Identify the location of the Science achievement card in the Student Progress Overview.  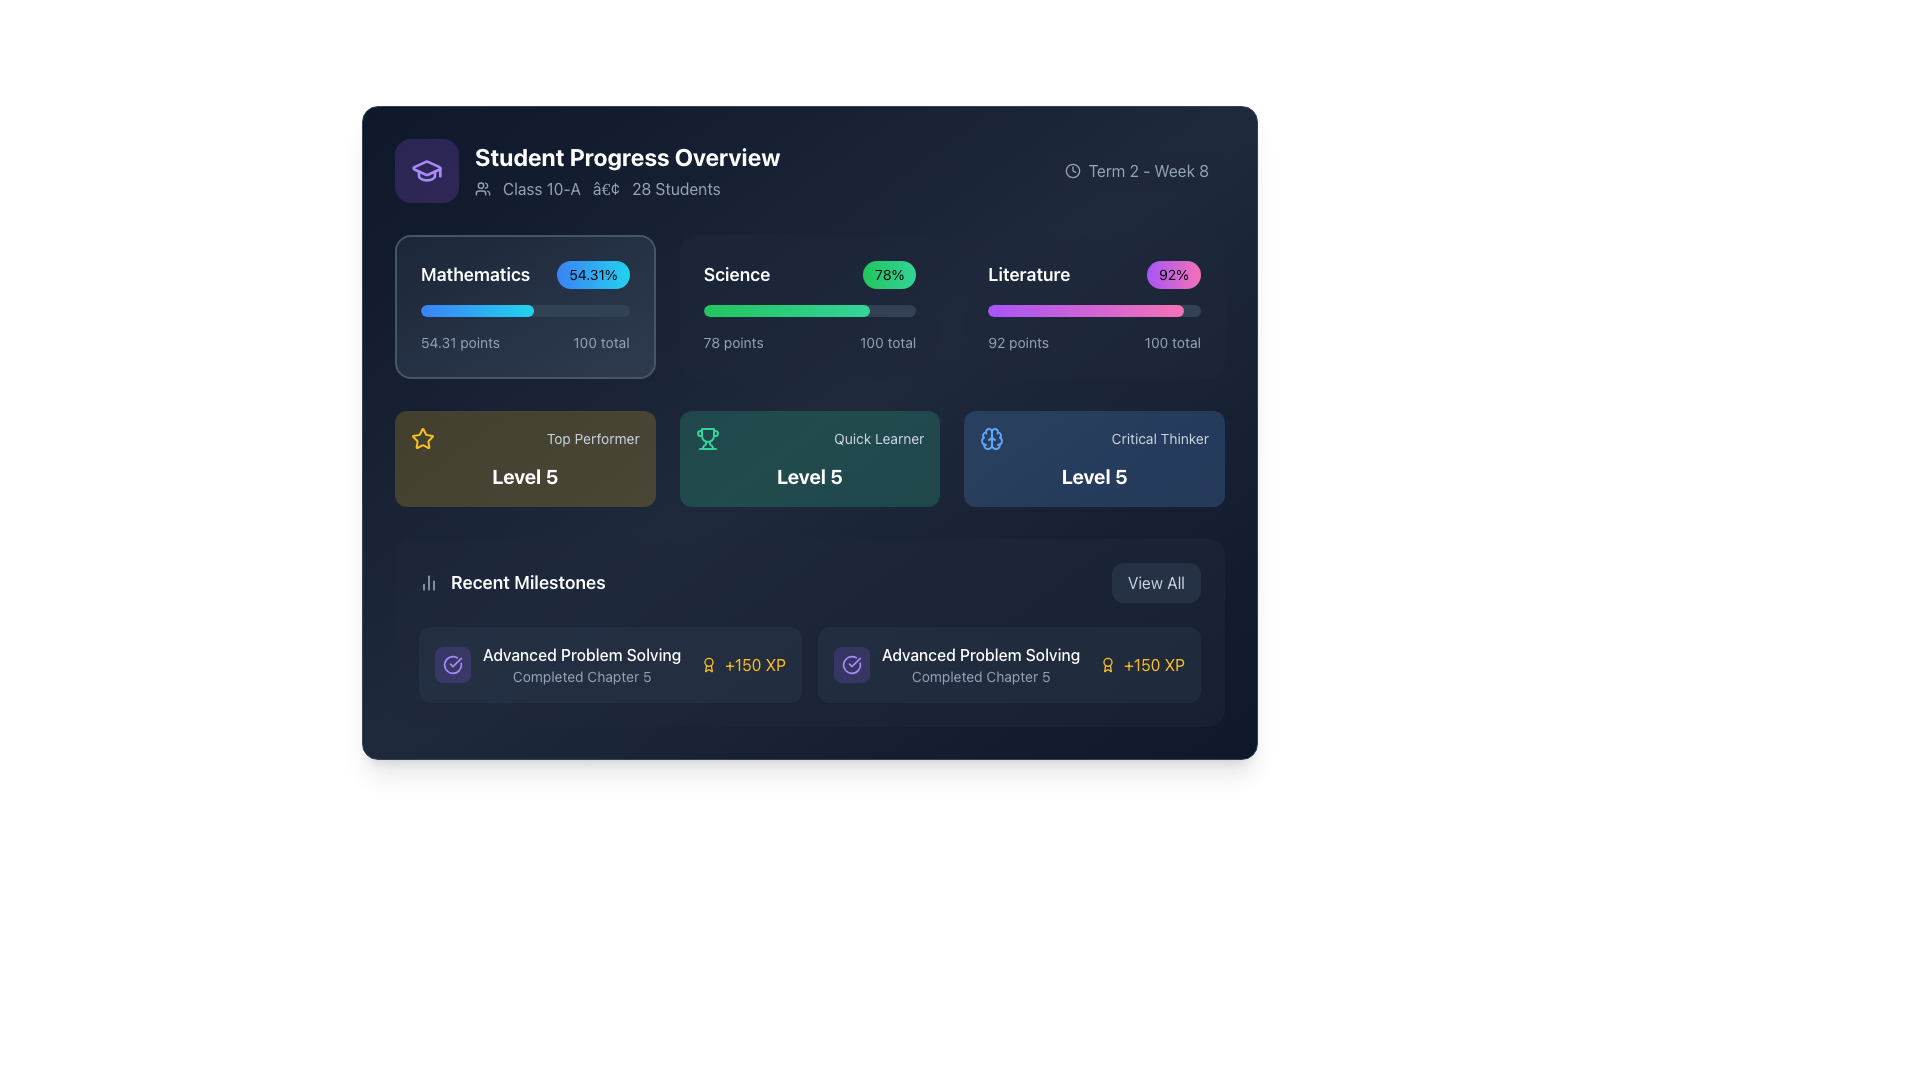
(810, 307).